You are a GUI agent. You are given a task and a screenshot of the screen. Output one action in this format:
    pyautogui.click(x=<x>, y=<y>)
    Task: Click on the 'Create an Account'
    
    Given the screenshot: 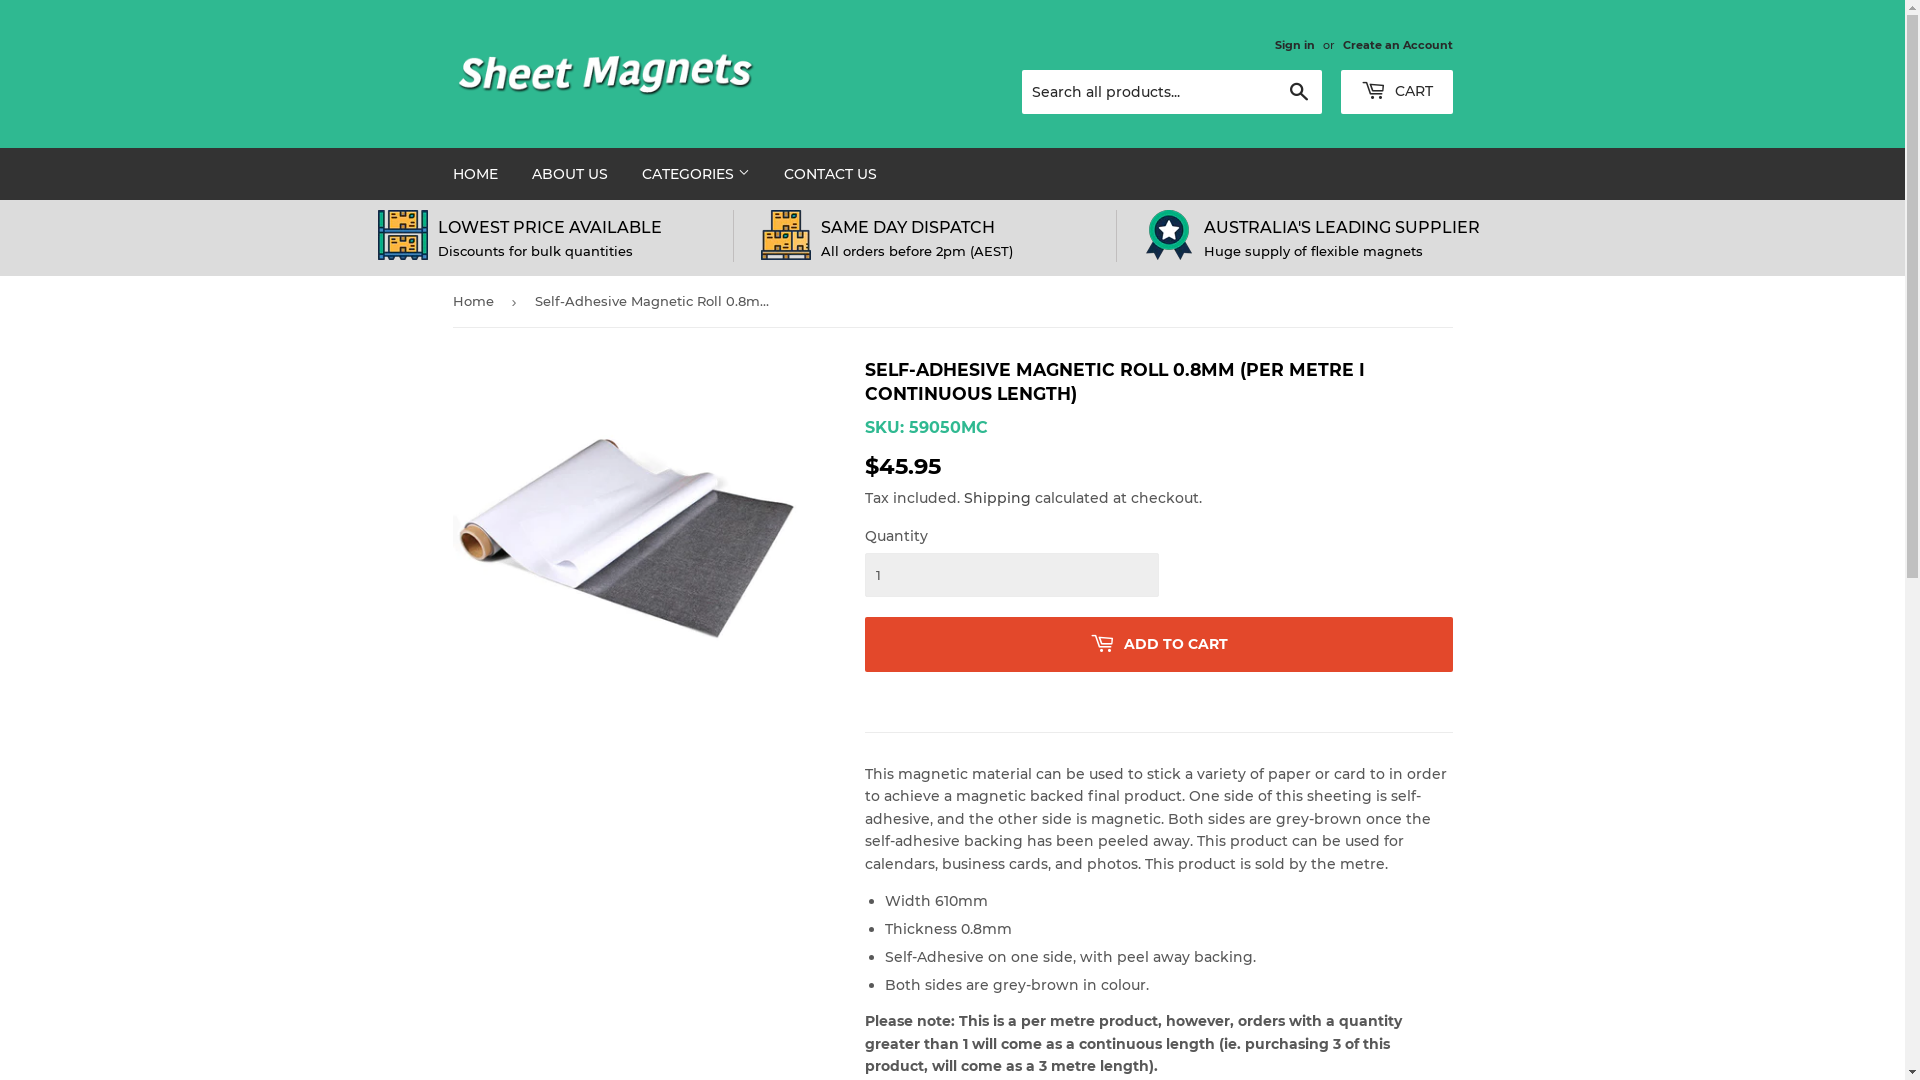 What is the action you would take?
    pyautogui.click(x=1342, y=45)
    